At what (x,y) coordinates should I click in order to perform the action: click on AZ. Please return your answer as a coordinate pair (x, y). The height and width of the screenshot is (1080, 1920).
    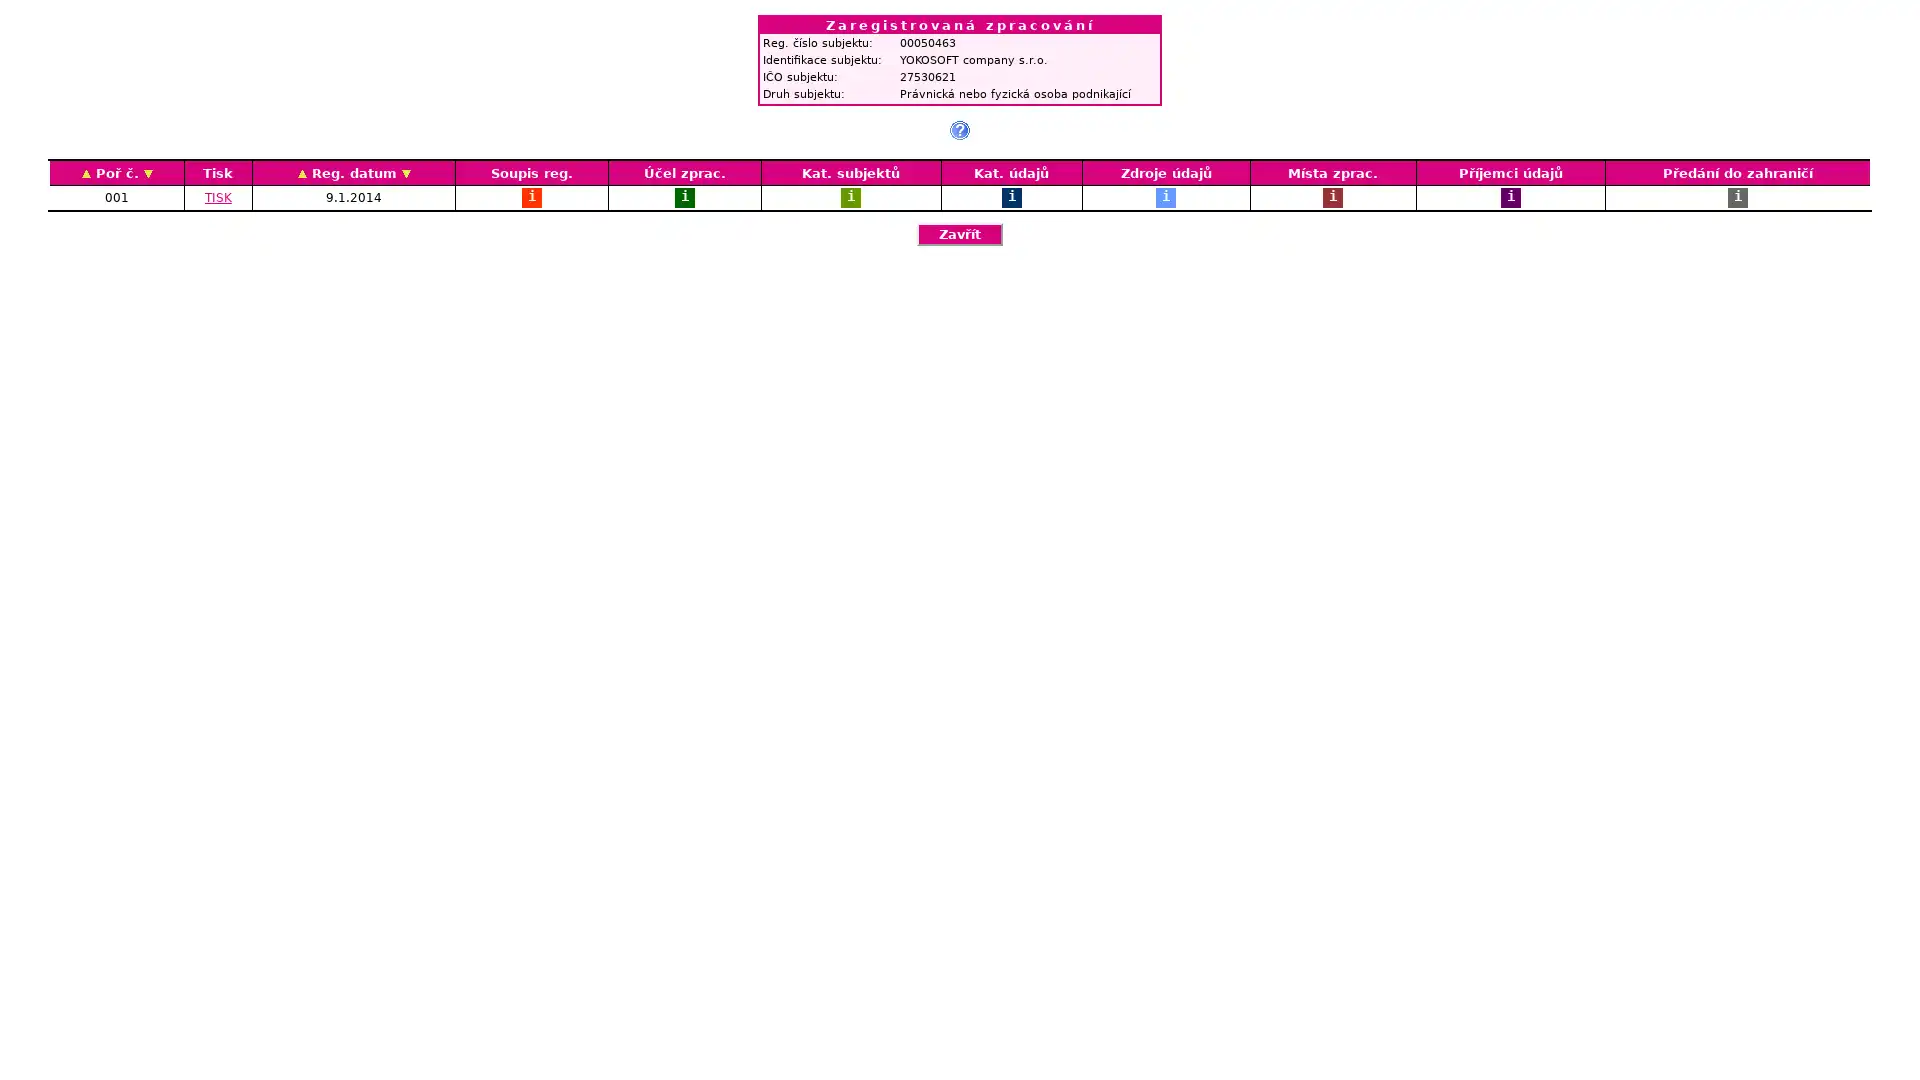
    Looking at the image, I should click on (84, 172).